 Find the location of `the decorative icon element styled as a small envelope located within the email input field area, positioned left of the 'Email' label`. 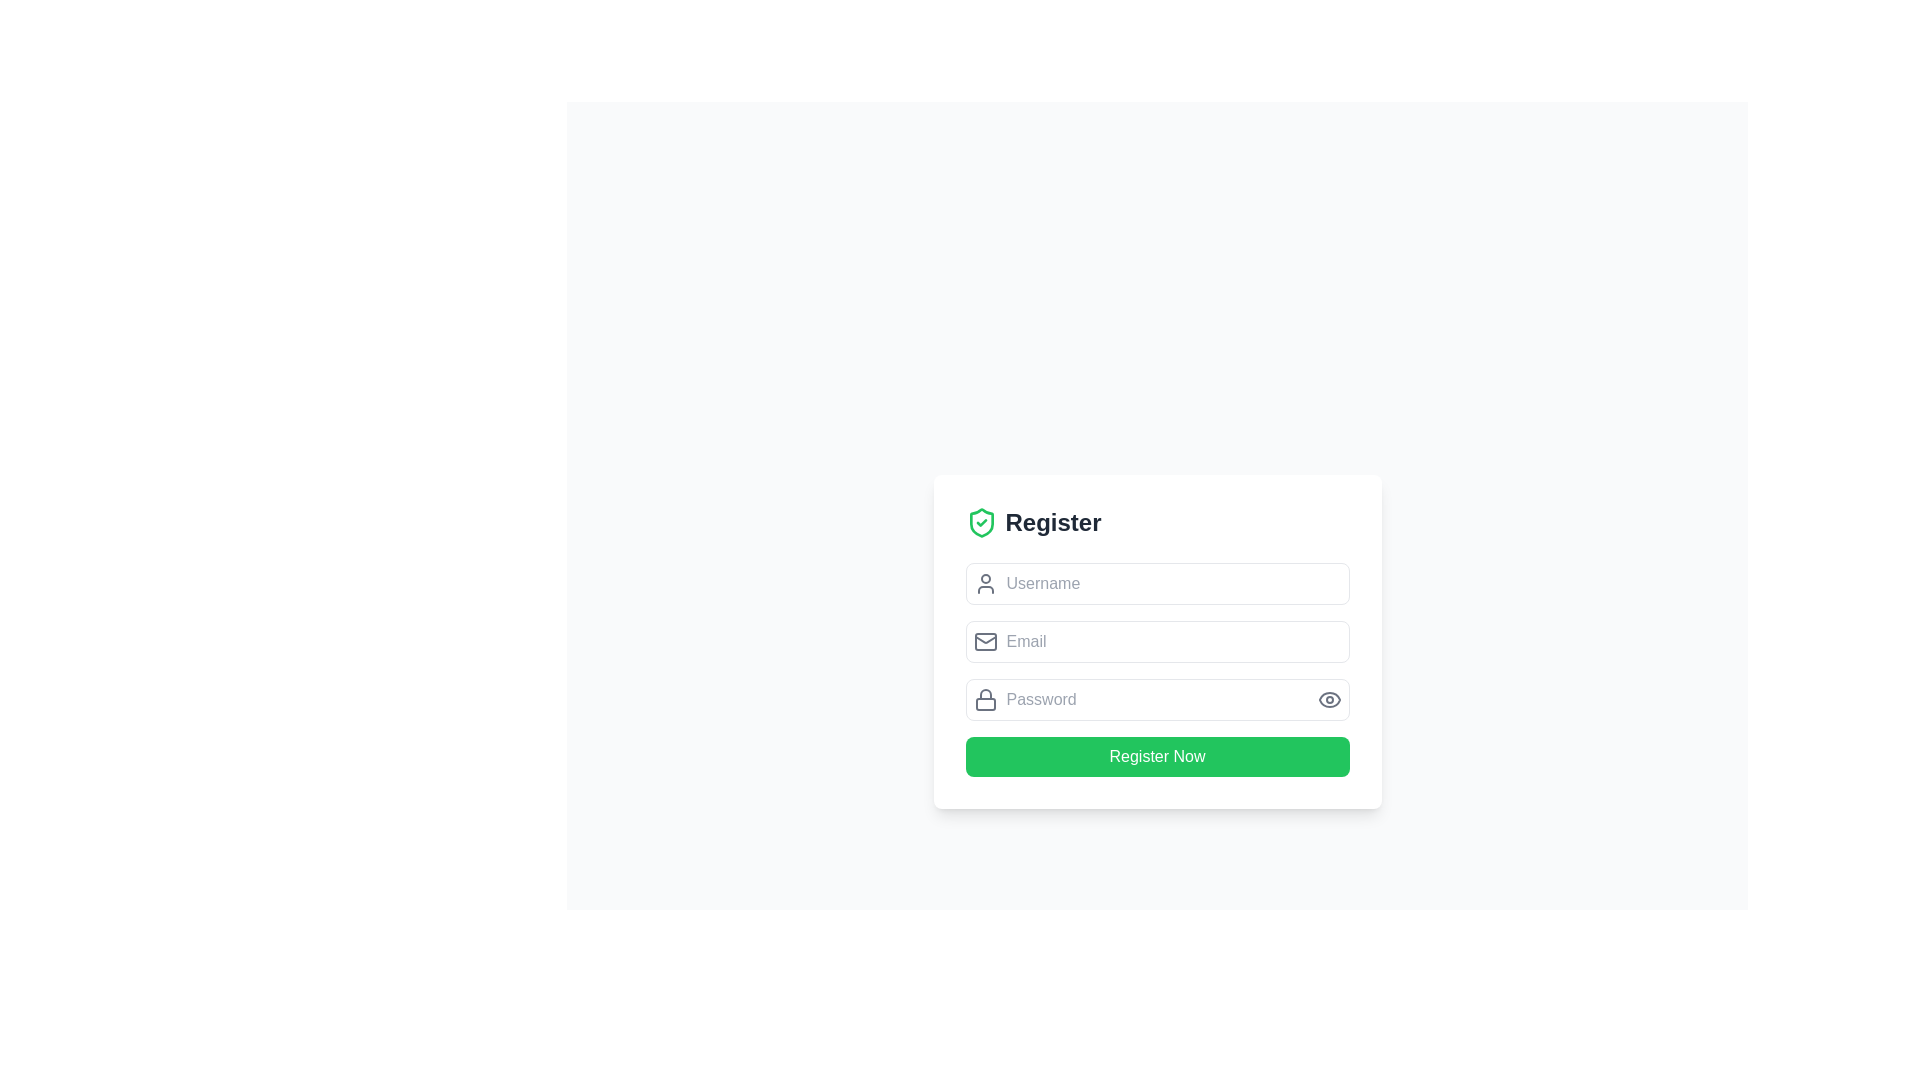

the decorative icon element styled as a small envelope located within the email input field area, positioned left of the 'Email' label is located at coordinates (985, 641).